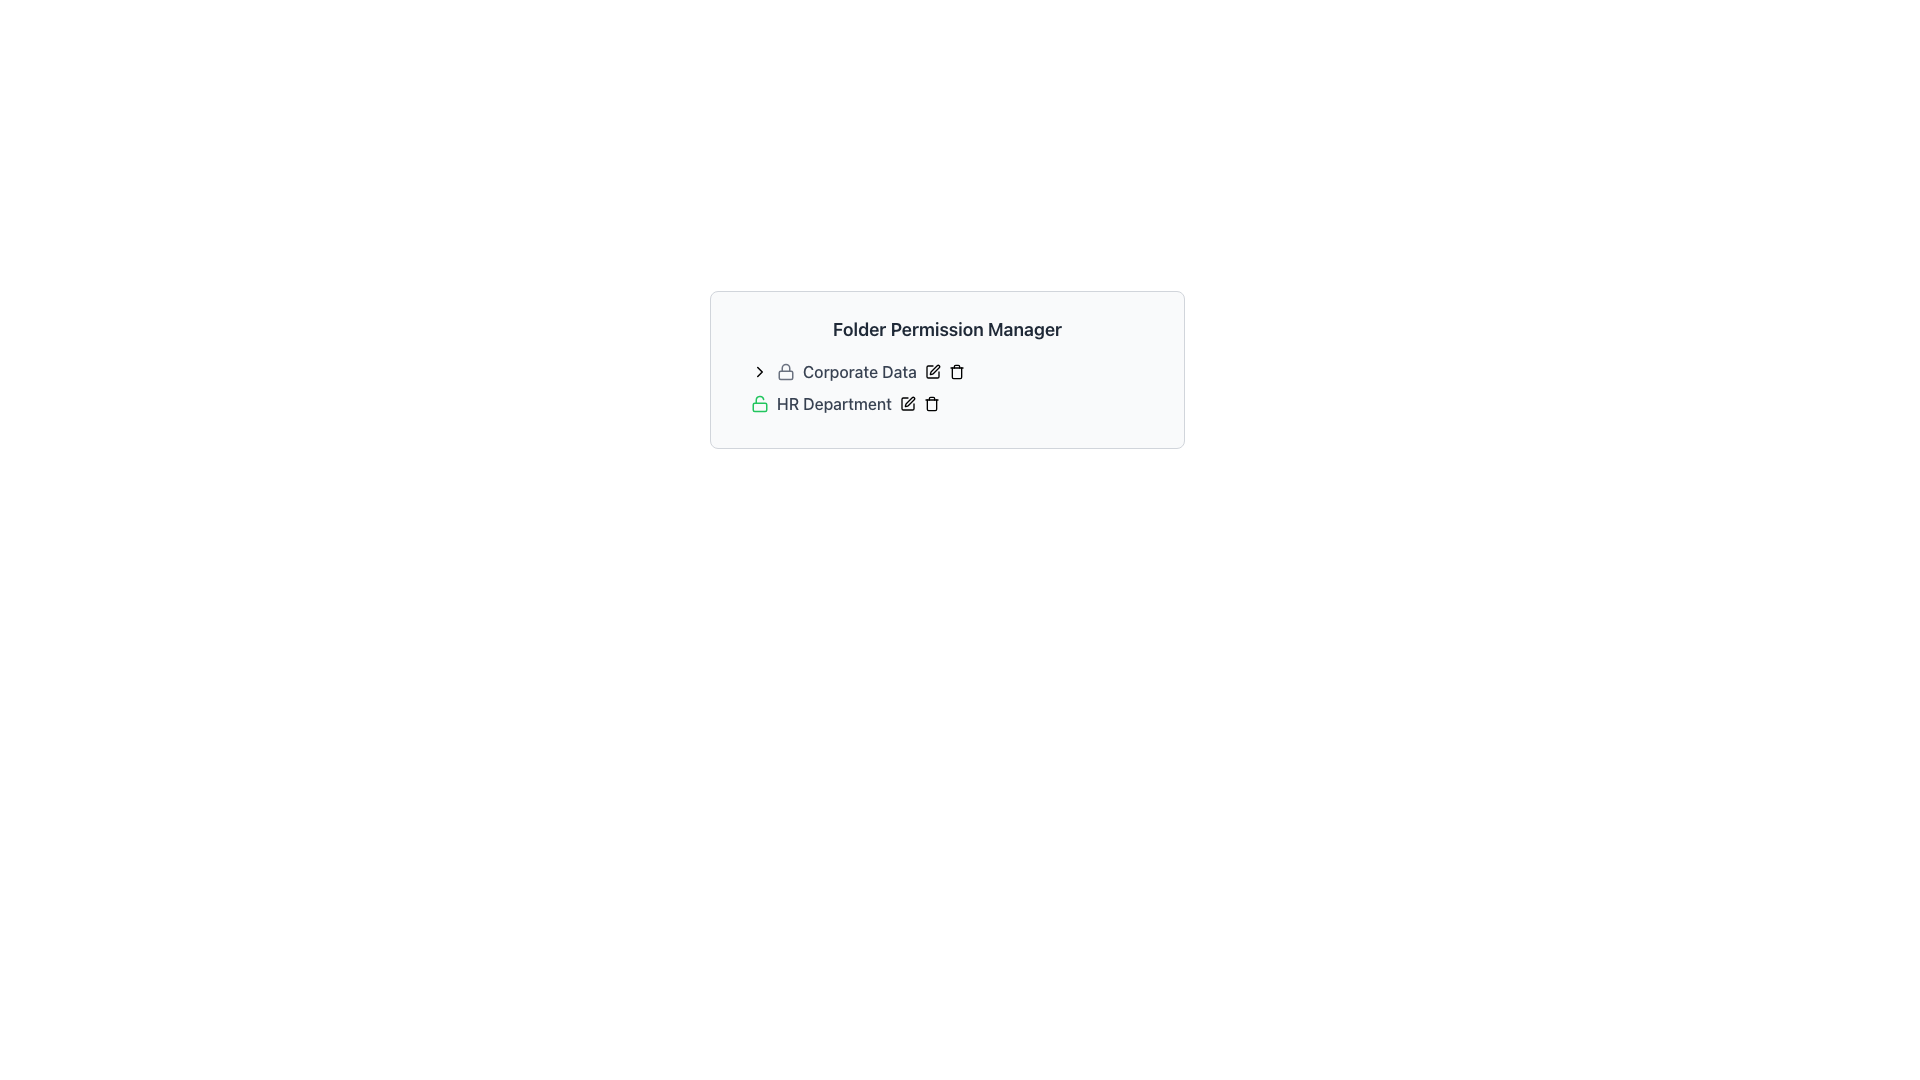 Image resolution: width=1920 pixels, height=1080 pixels. Describe the element at coordinates (758, 404) in the screenshot. I see `the green outlined lock icon located to the left of 'HR Department' in the Folder Permission Manager interface` at that location.